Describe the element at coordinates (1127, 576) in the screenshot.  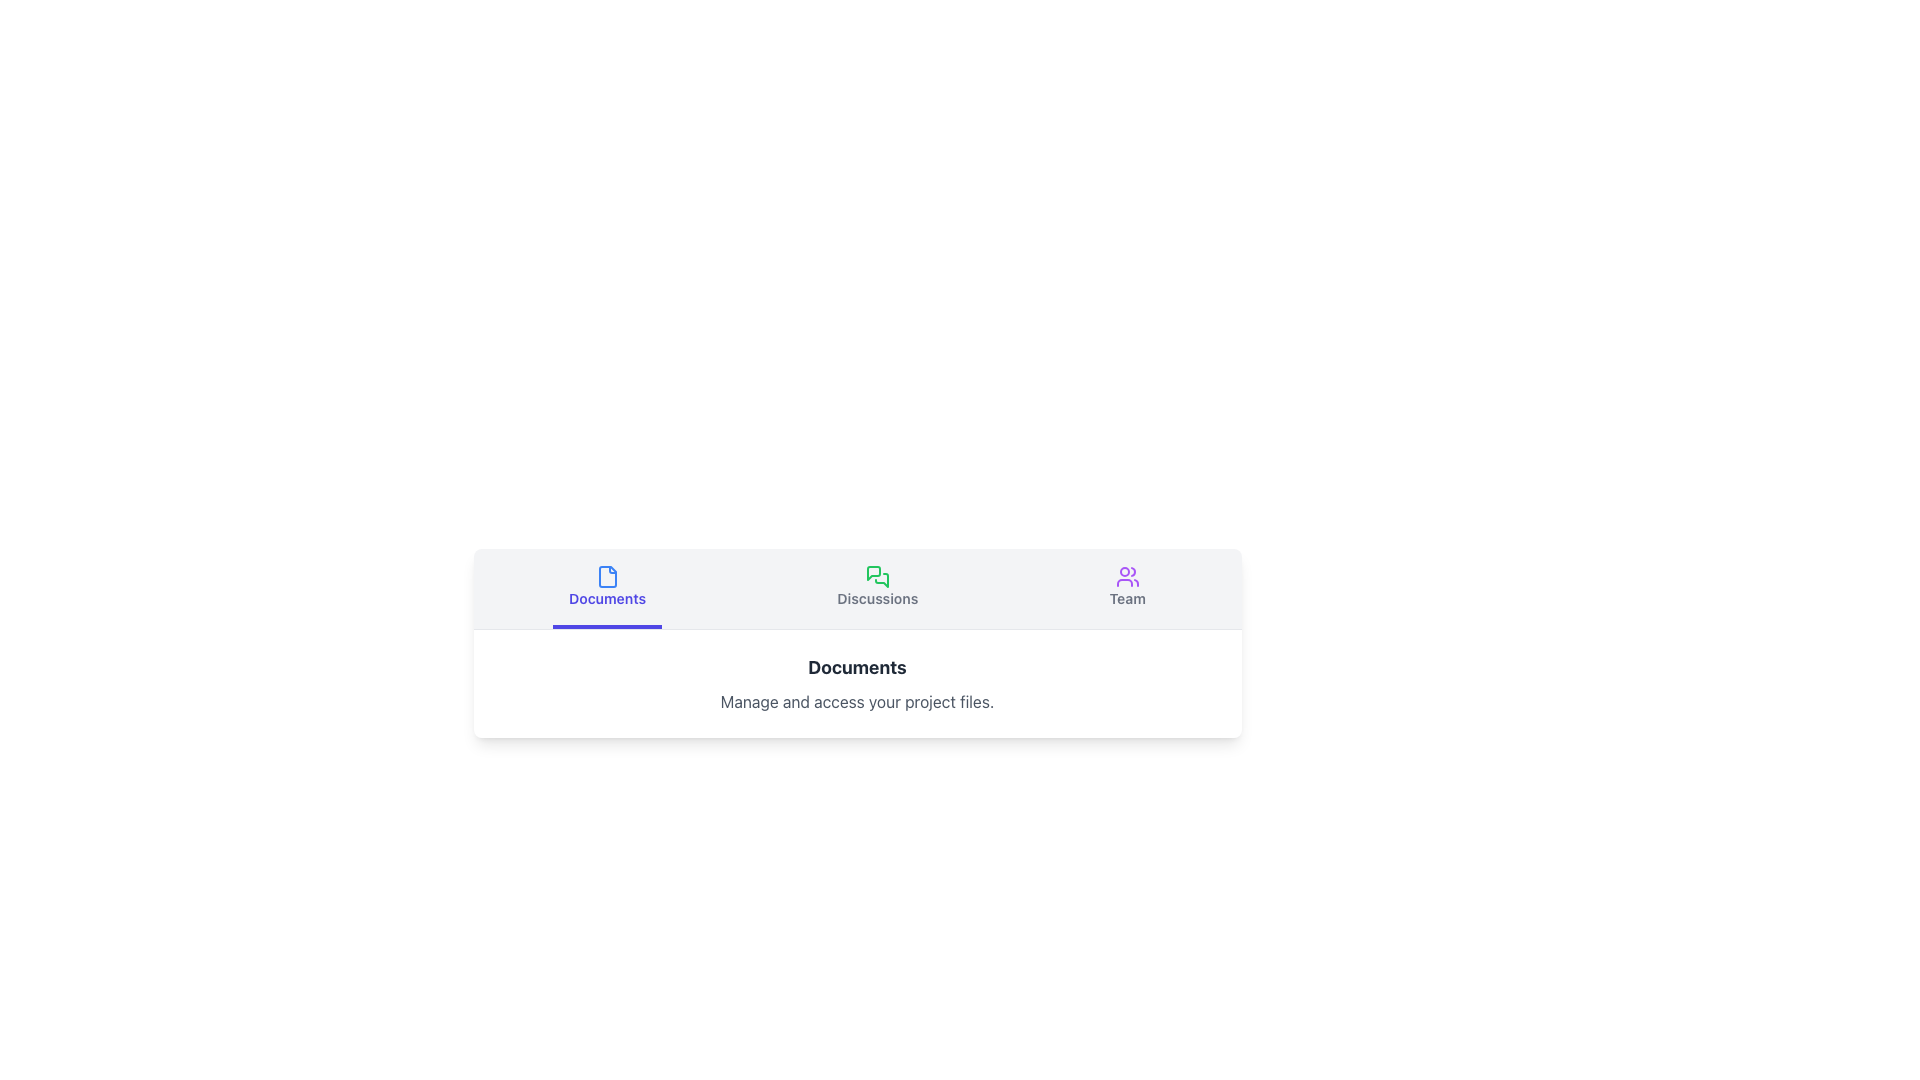
I see `the purple-colored icon depicting a group of people, which is positioned in the top-right section of the navigation menu, above the 'Team' label` at that location.